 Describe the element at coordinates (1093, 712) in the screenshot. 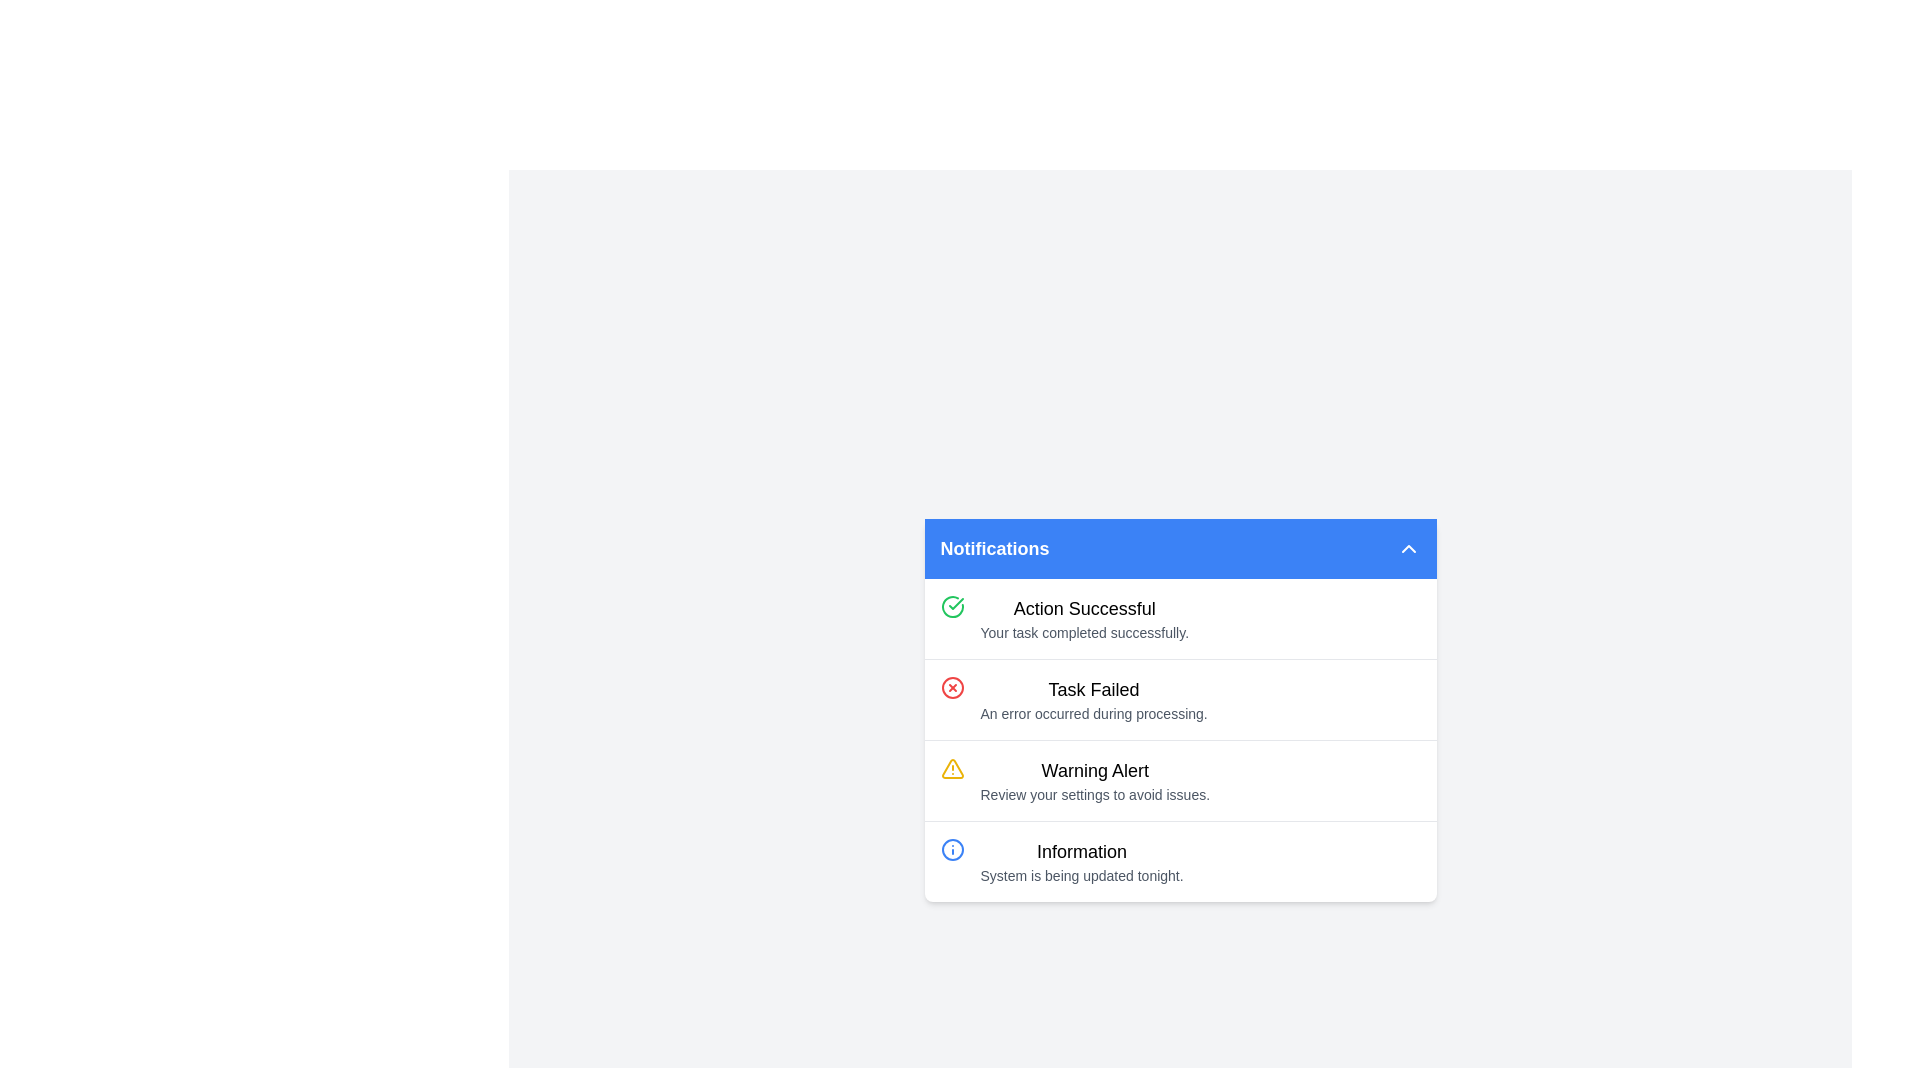

I see `the text displaying 'An error occurred during processing.' located in the notification panel, directly below the title 'Task Failed.'` at that location.